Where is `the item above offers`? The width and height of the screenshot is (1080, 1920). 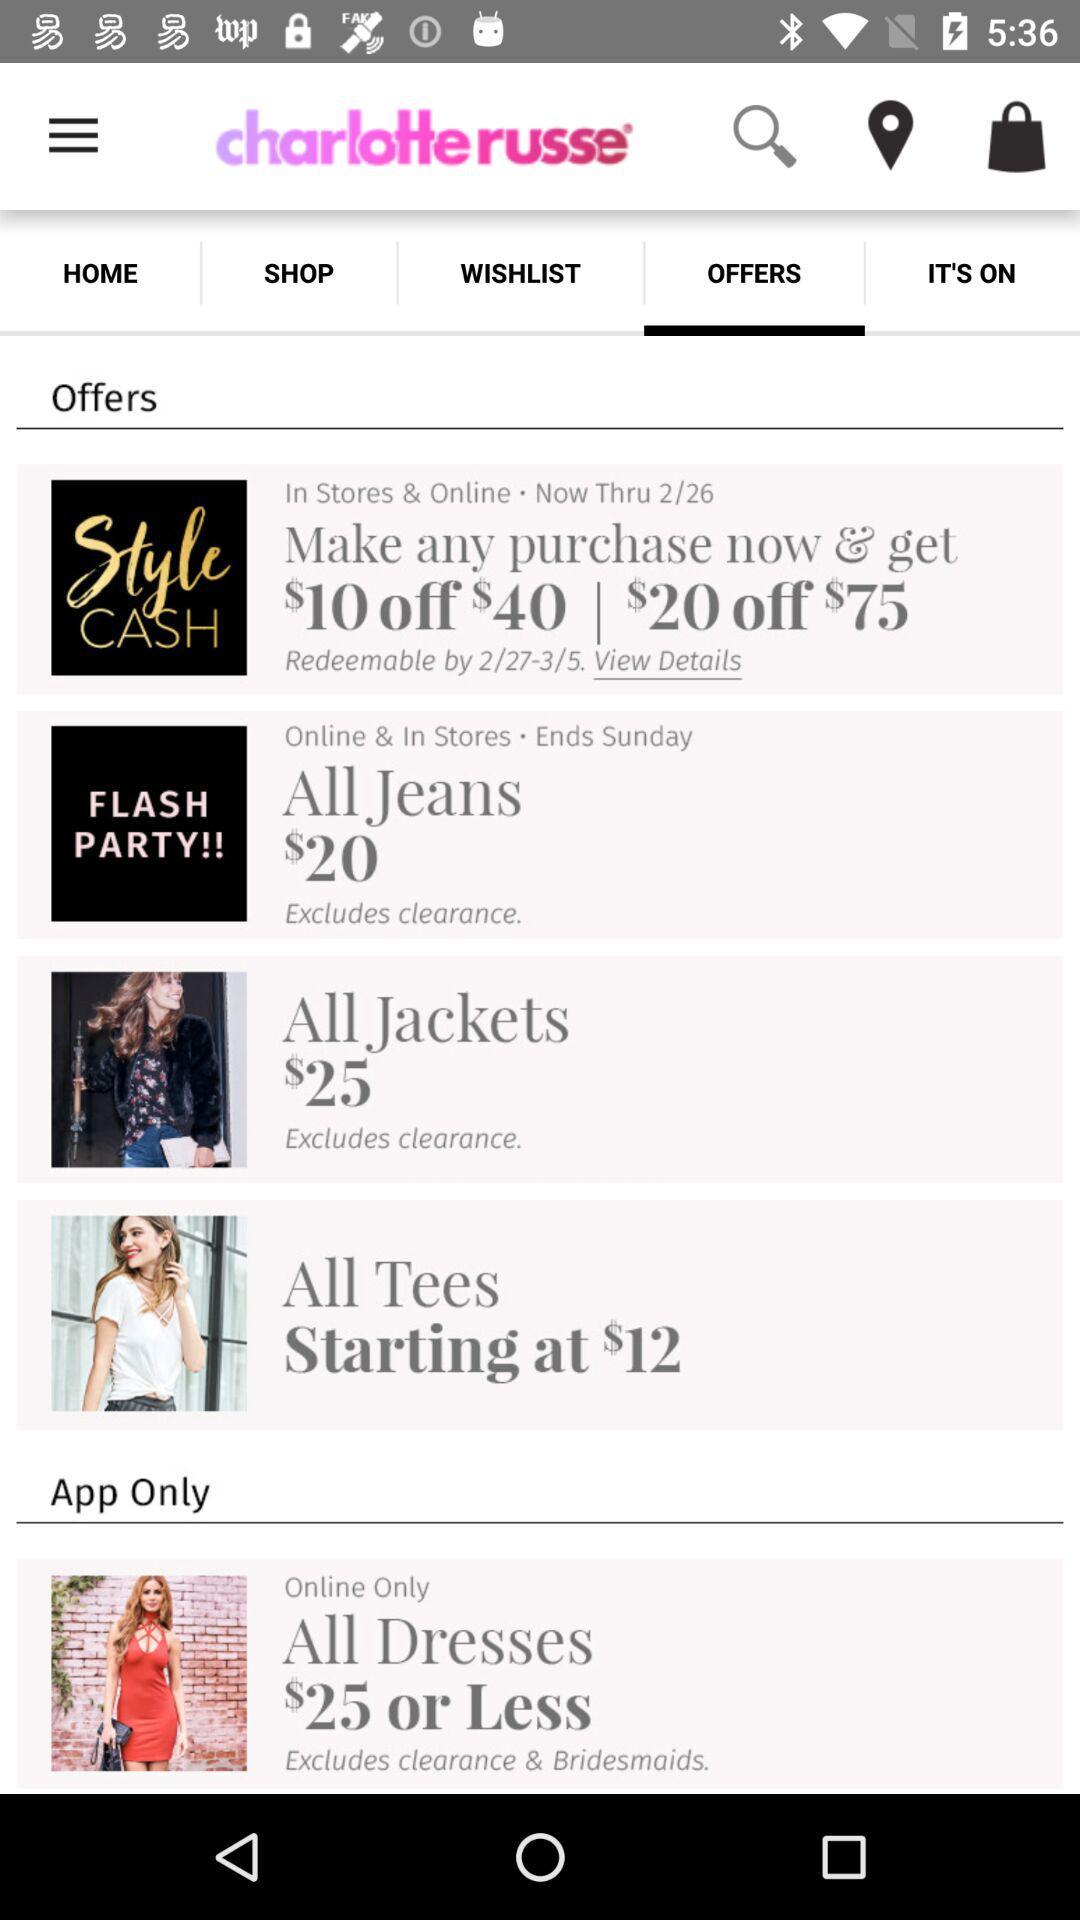 the item above offers is located at coordinates (890, 135).